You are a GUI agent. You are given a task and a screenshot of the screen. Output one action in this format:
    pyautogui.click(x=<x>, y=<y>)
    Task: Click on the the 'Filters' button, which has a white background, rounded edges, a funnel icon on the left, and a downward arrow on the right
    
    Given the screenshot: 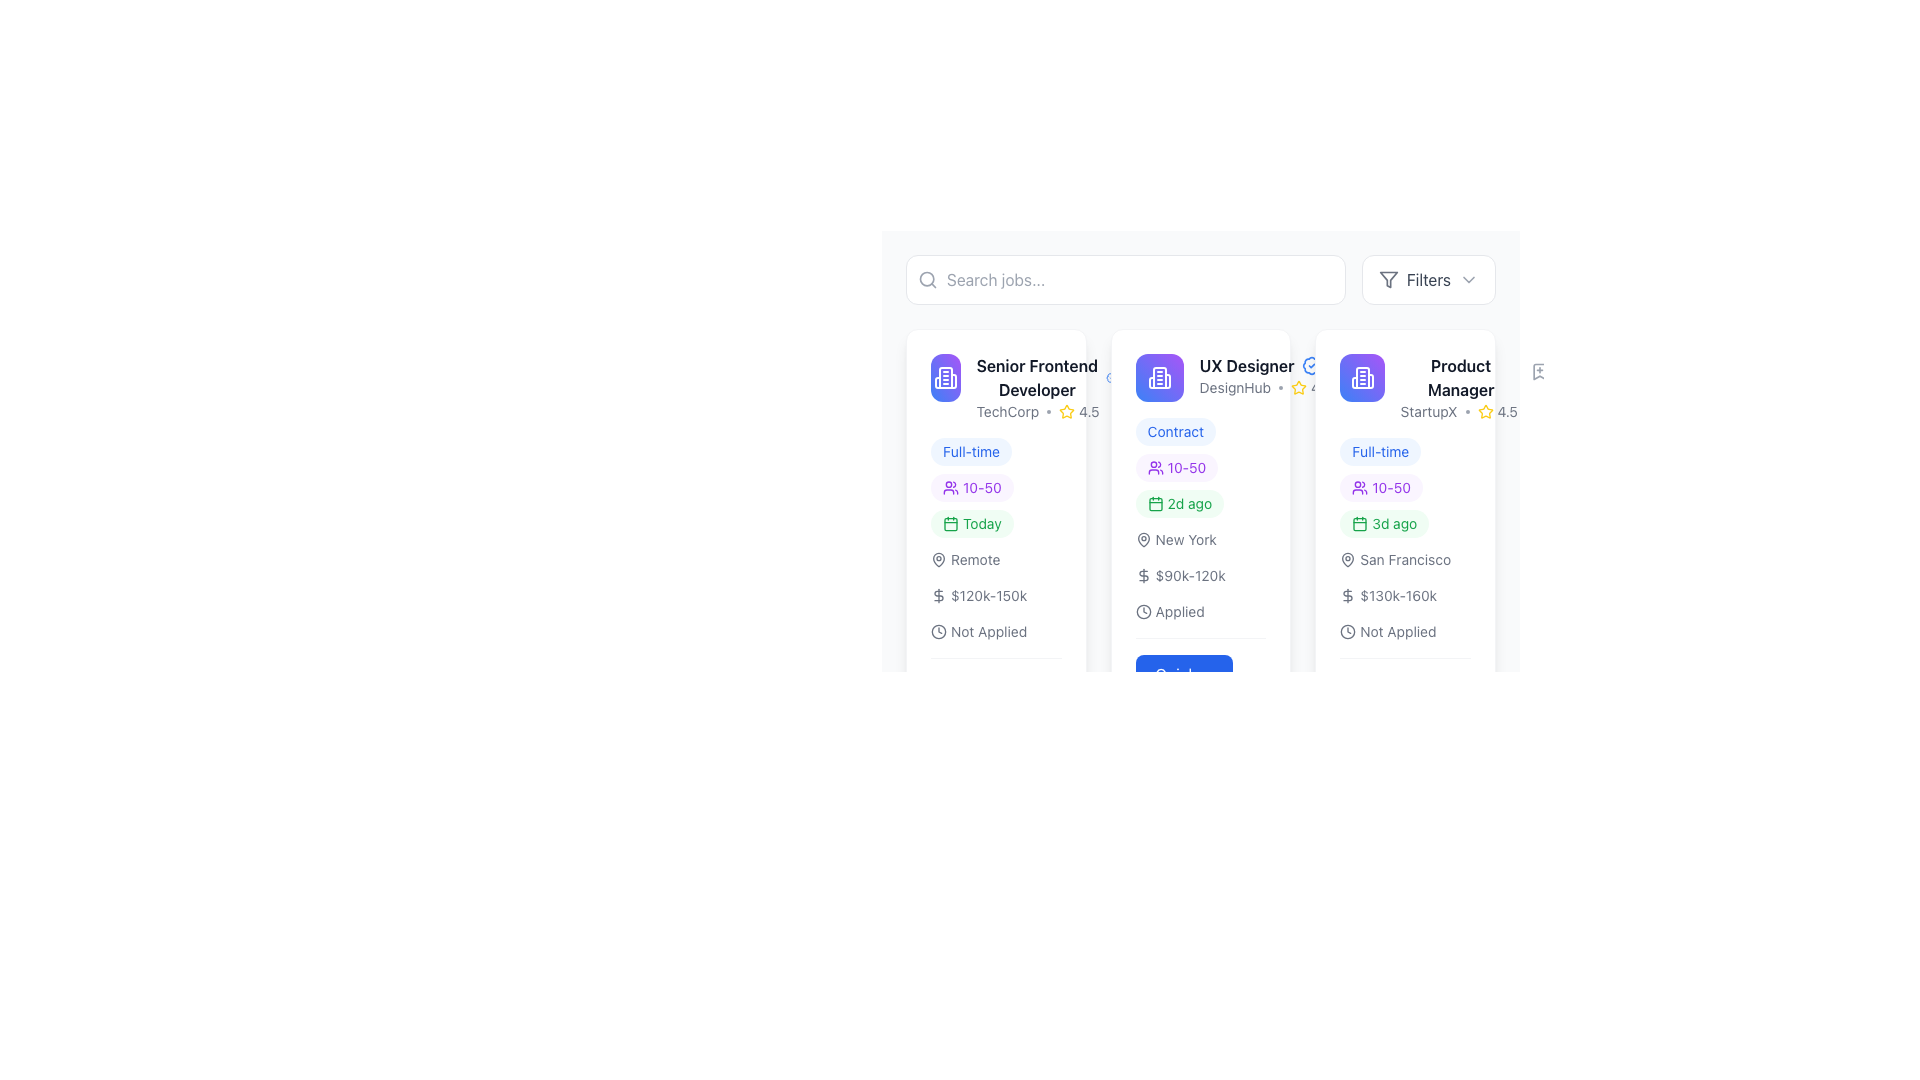 What is the action you would take?
    pyautogui.click(x=1427, y=280)
    